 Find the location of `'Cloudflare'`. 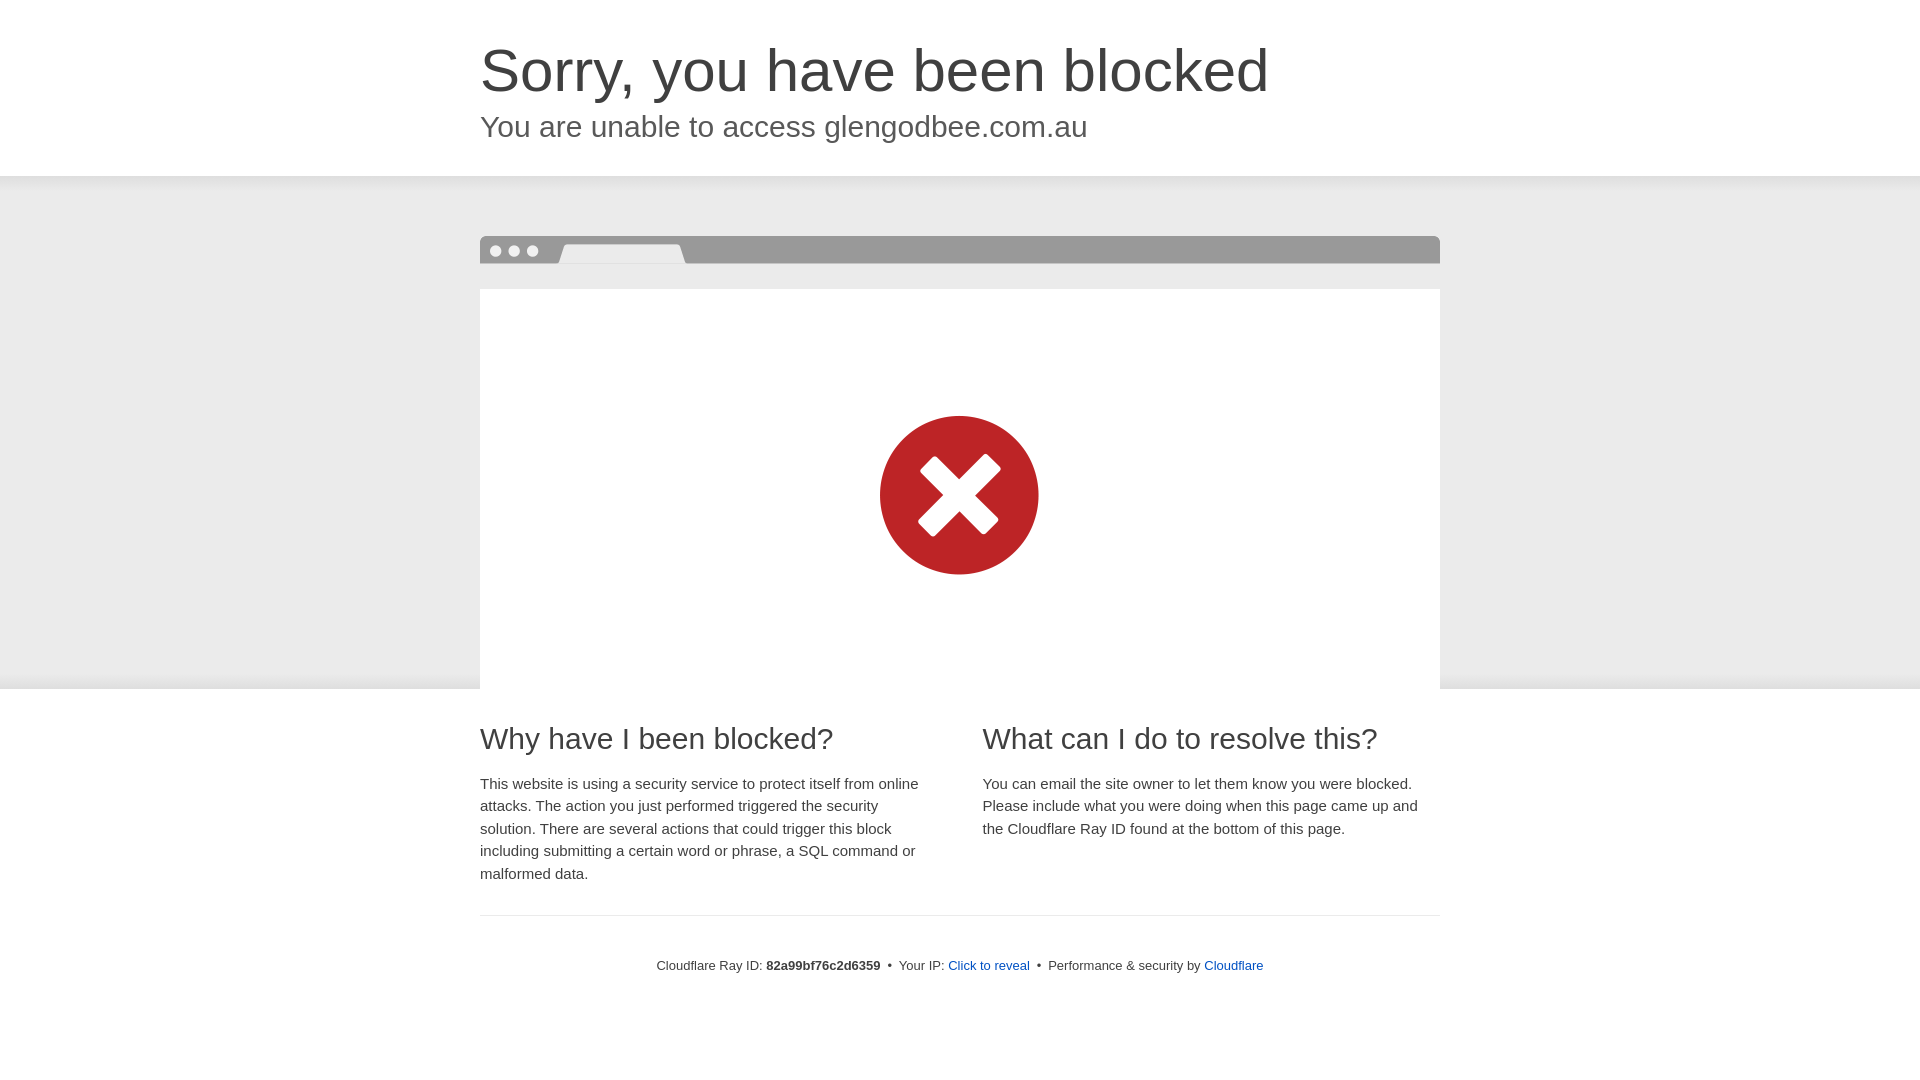

'Cloudflare' is located at coordinates (1232, 964).